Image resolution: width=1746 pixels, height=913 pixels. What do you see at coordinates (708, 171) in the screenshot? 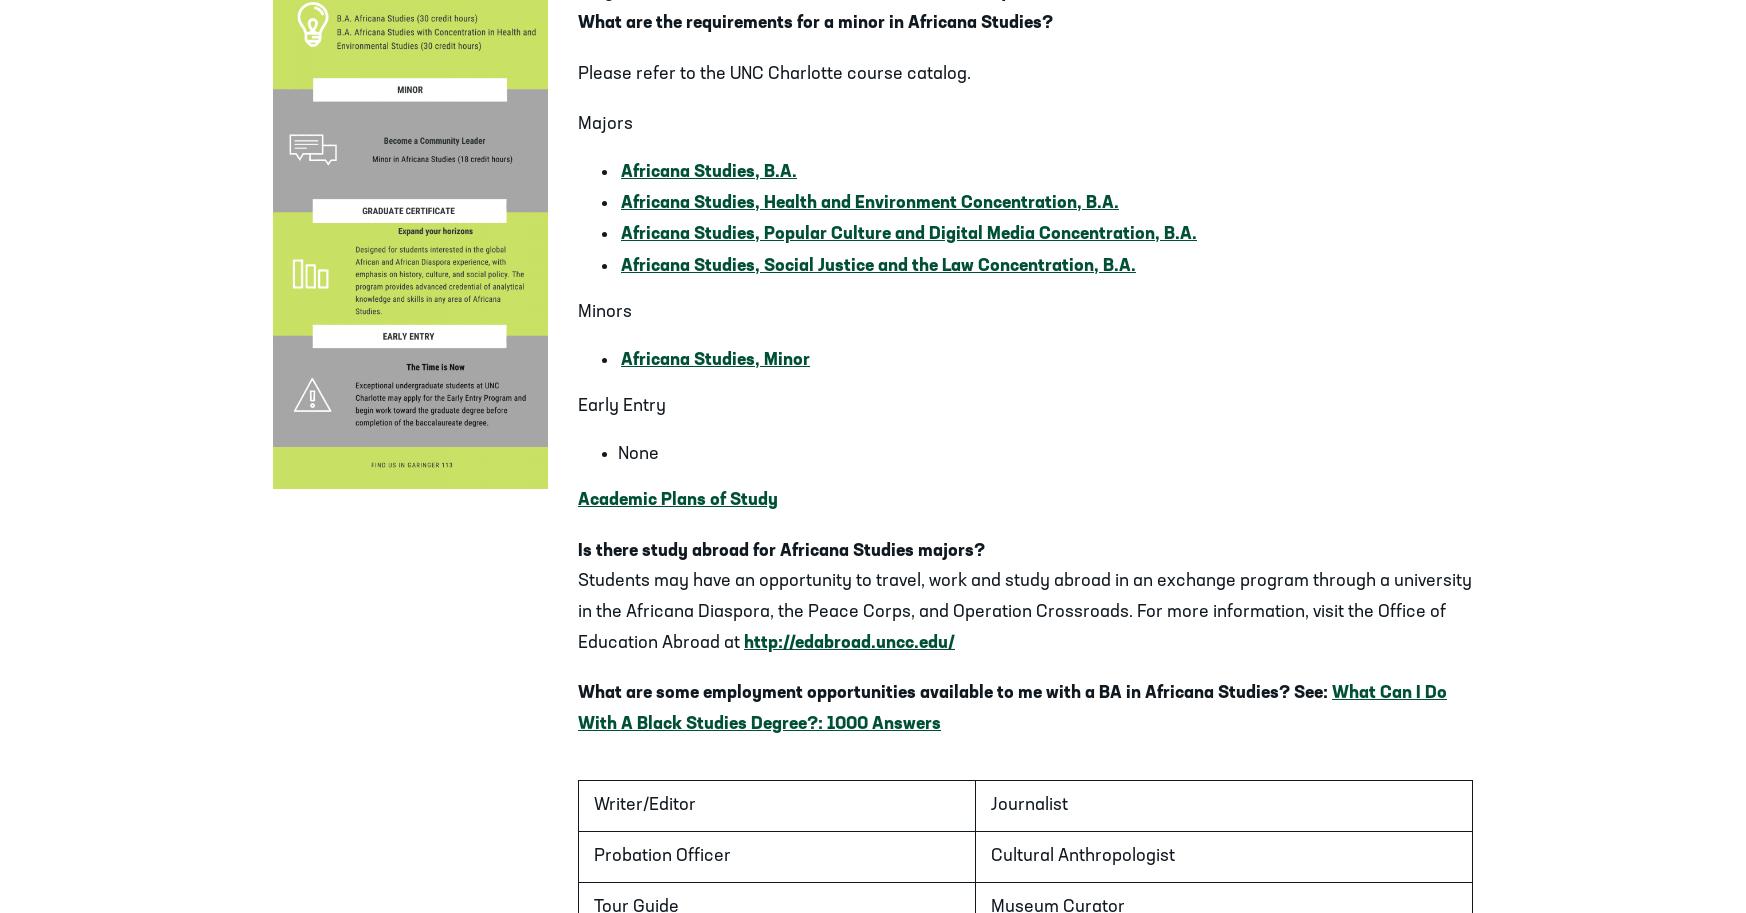
I see `'Africana Studies, B.A.'` at bounding box center [708, 171].